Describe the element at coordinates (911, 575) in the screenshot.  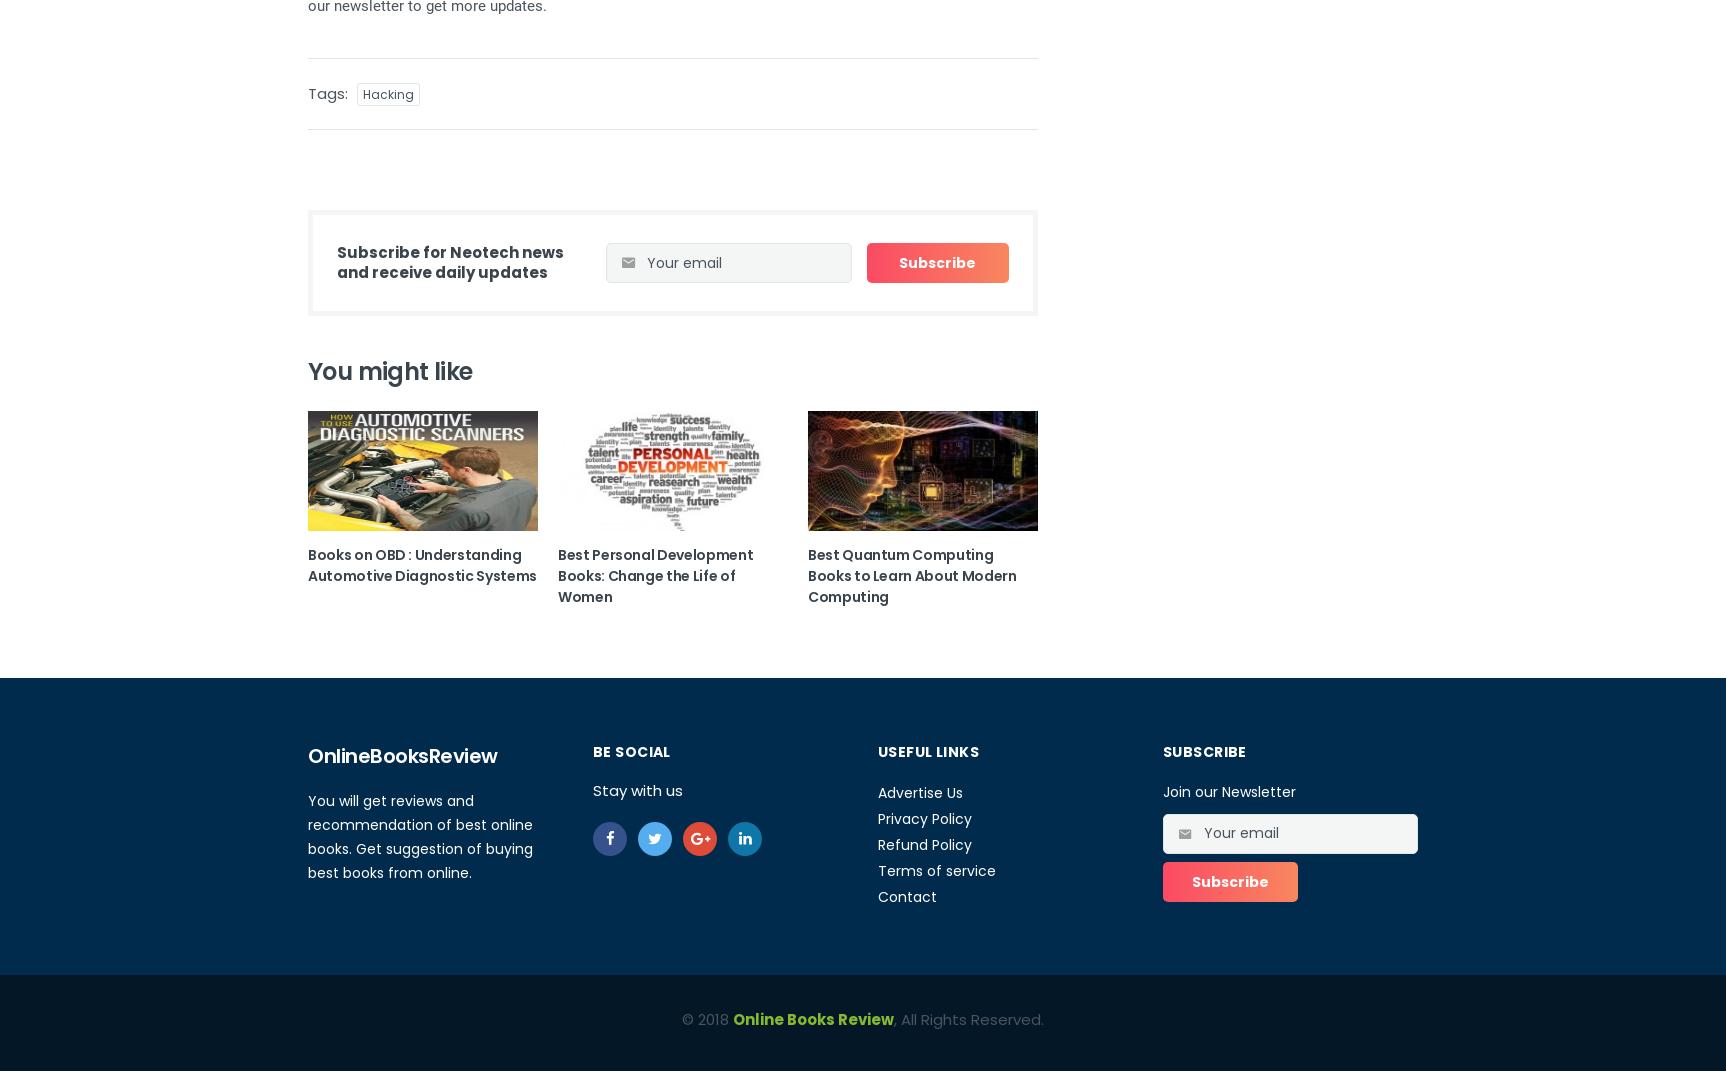
I see `'Best Quantum Computing Books to Learn About Modern Computing'` at that location.